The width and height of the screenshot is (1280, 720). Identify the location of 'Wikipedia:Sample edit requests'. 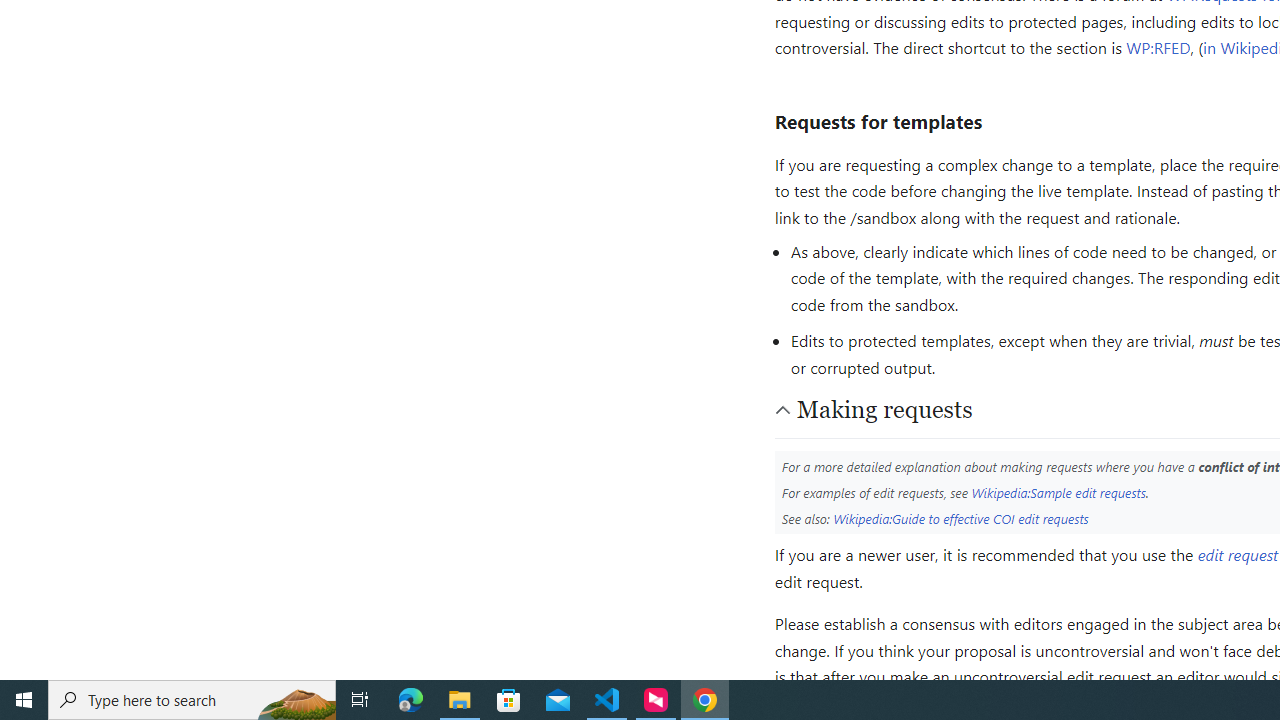
(1057, 492).